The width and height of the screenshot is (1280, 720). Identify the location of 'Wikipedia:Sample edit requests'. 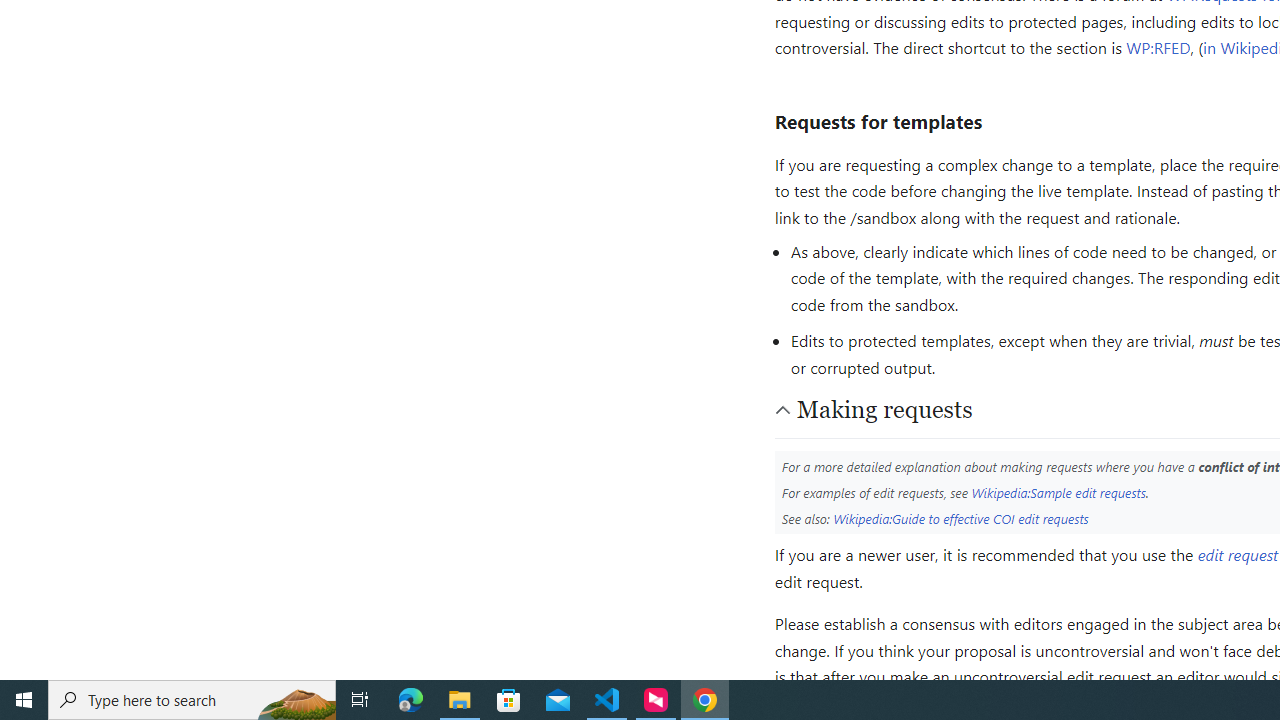
(1057, 492).